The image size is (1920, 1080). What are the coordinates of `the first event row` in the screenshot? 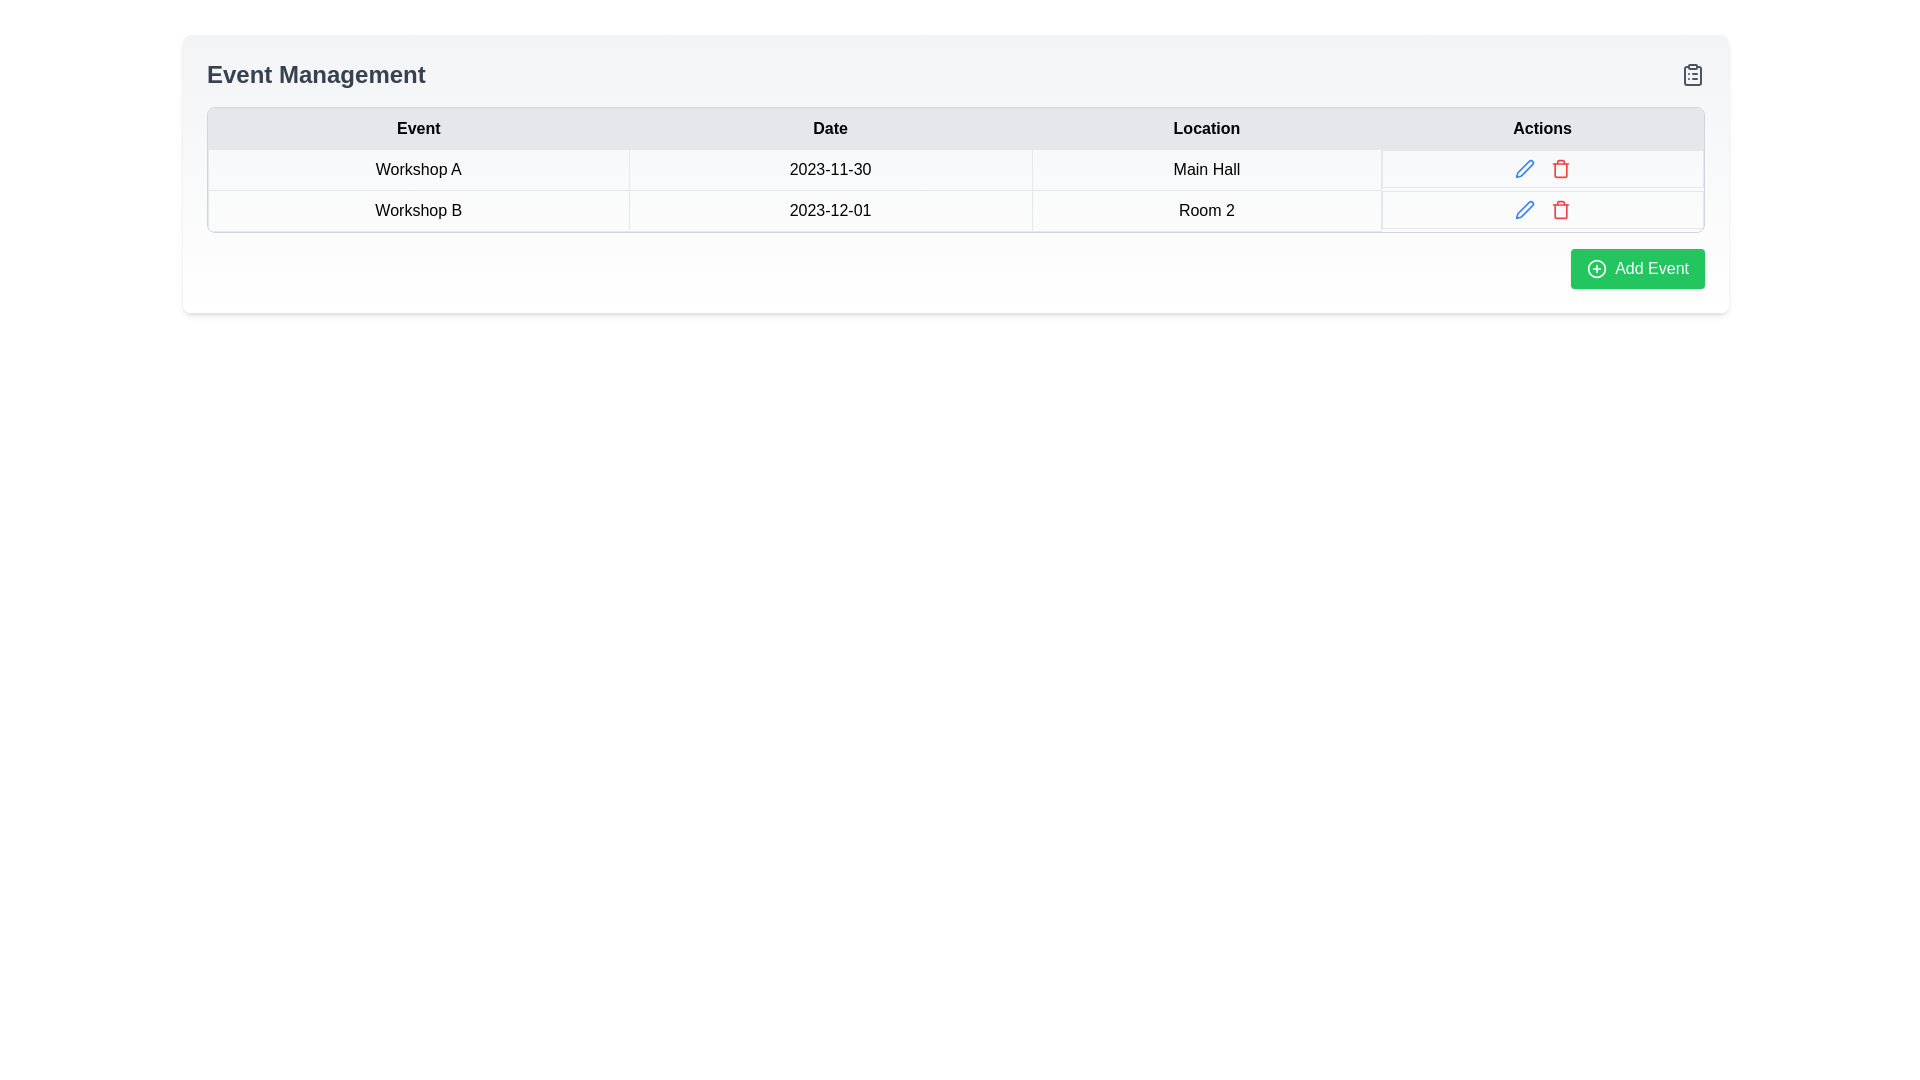 It's located at (954, 190).